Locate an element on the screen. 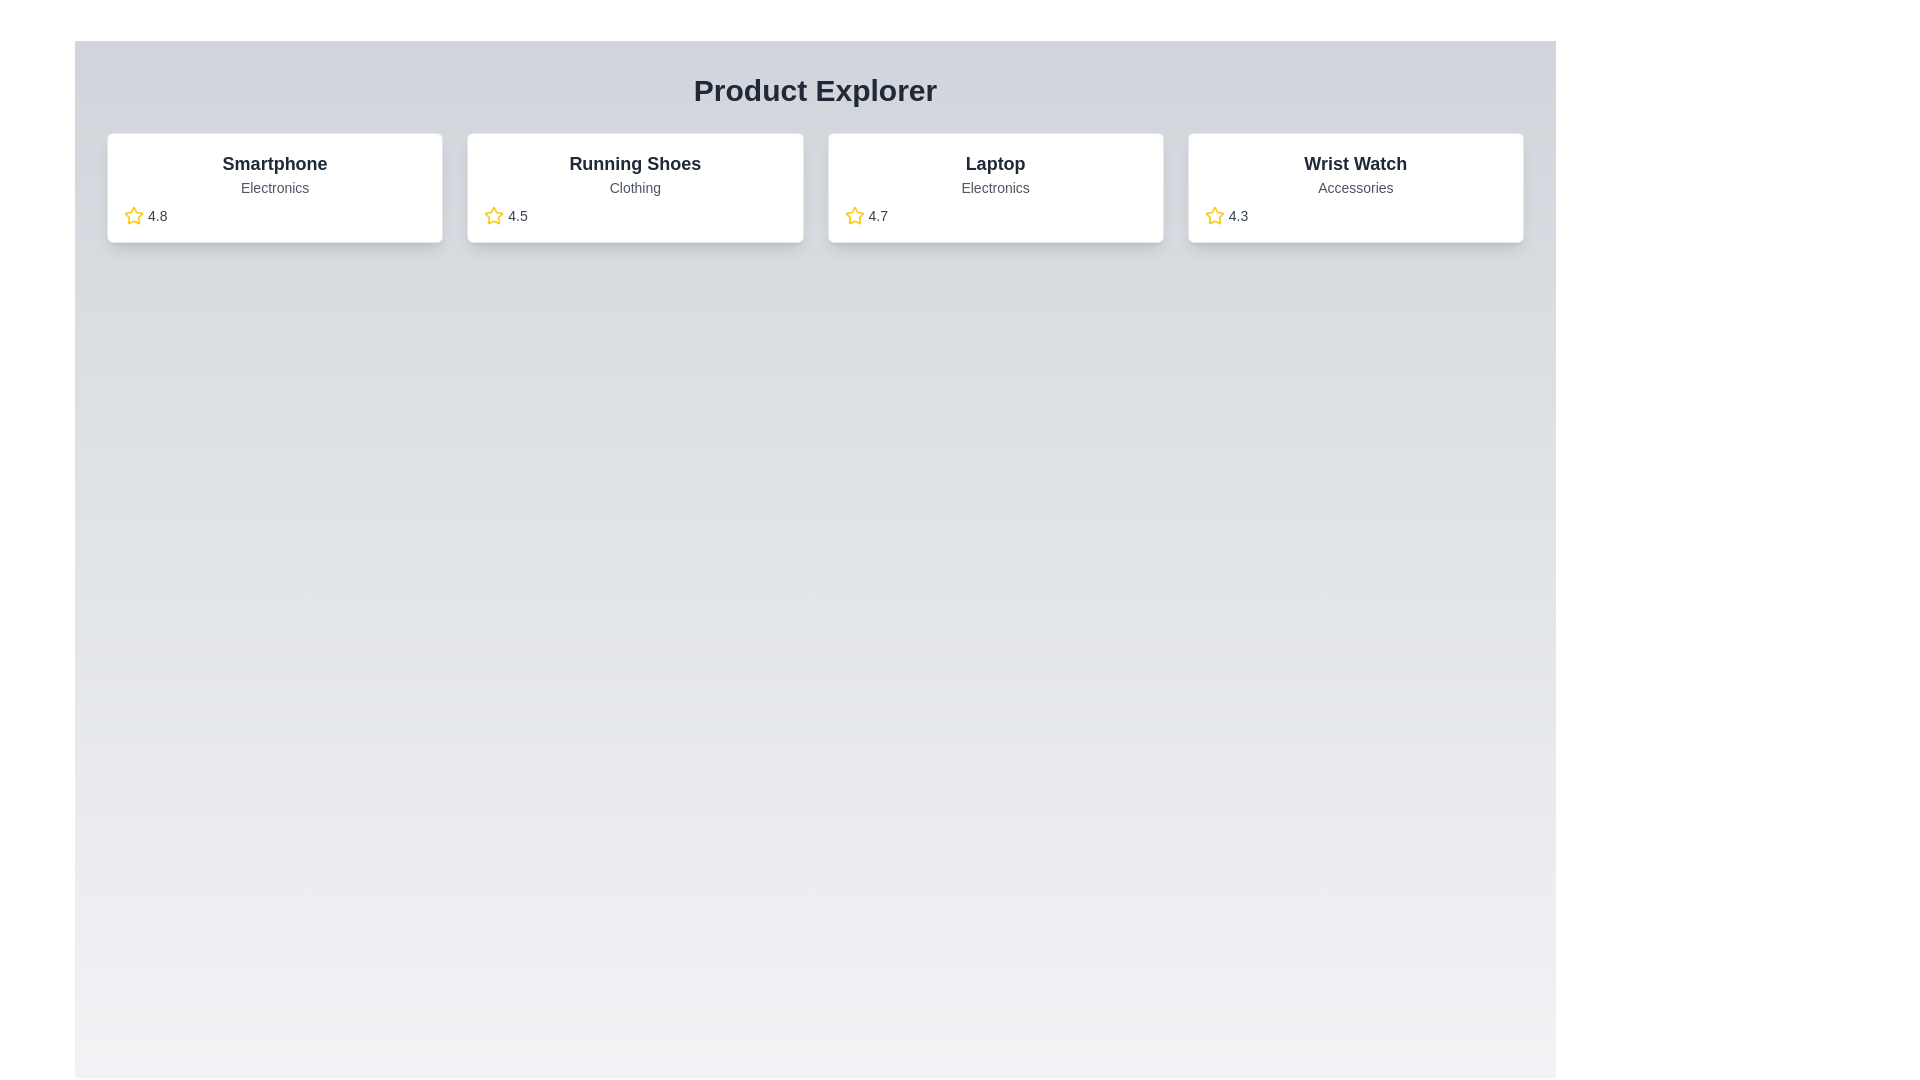 The image size is (1920, 1080). the 'Smartphone' text label displayed in bold and large font at the top of the first card in a horizontal list of product cards is located at coordinates (274, 163).